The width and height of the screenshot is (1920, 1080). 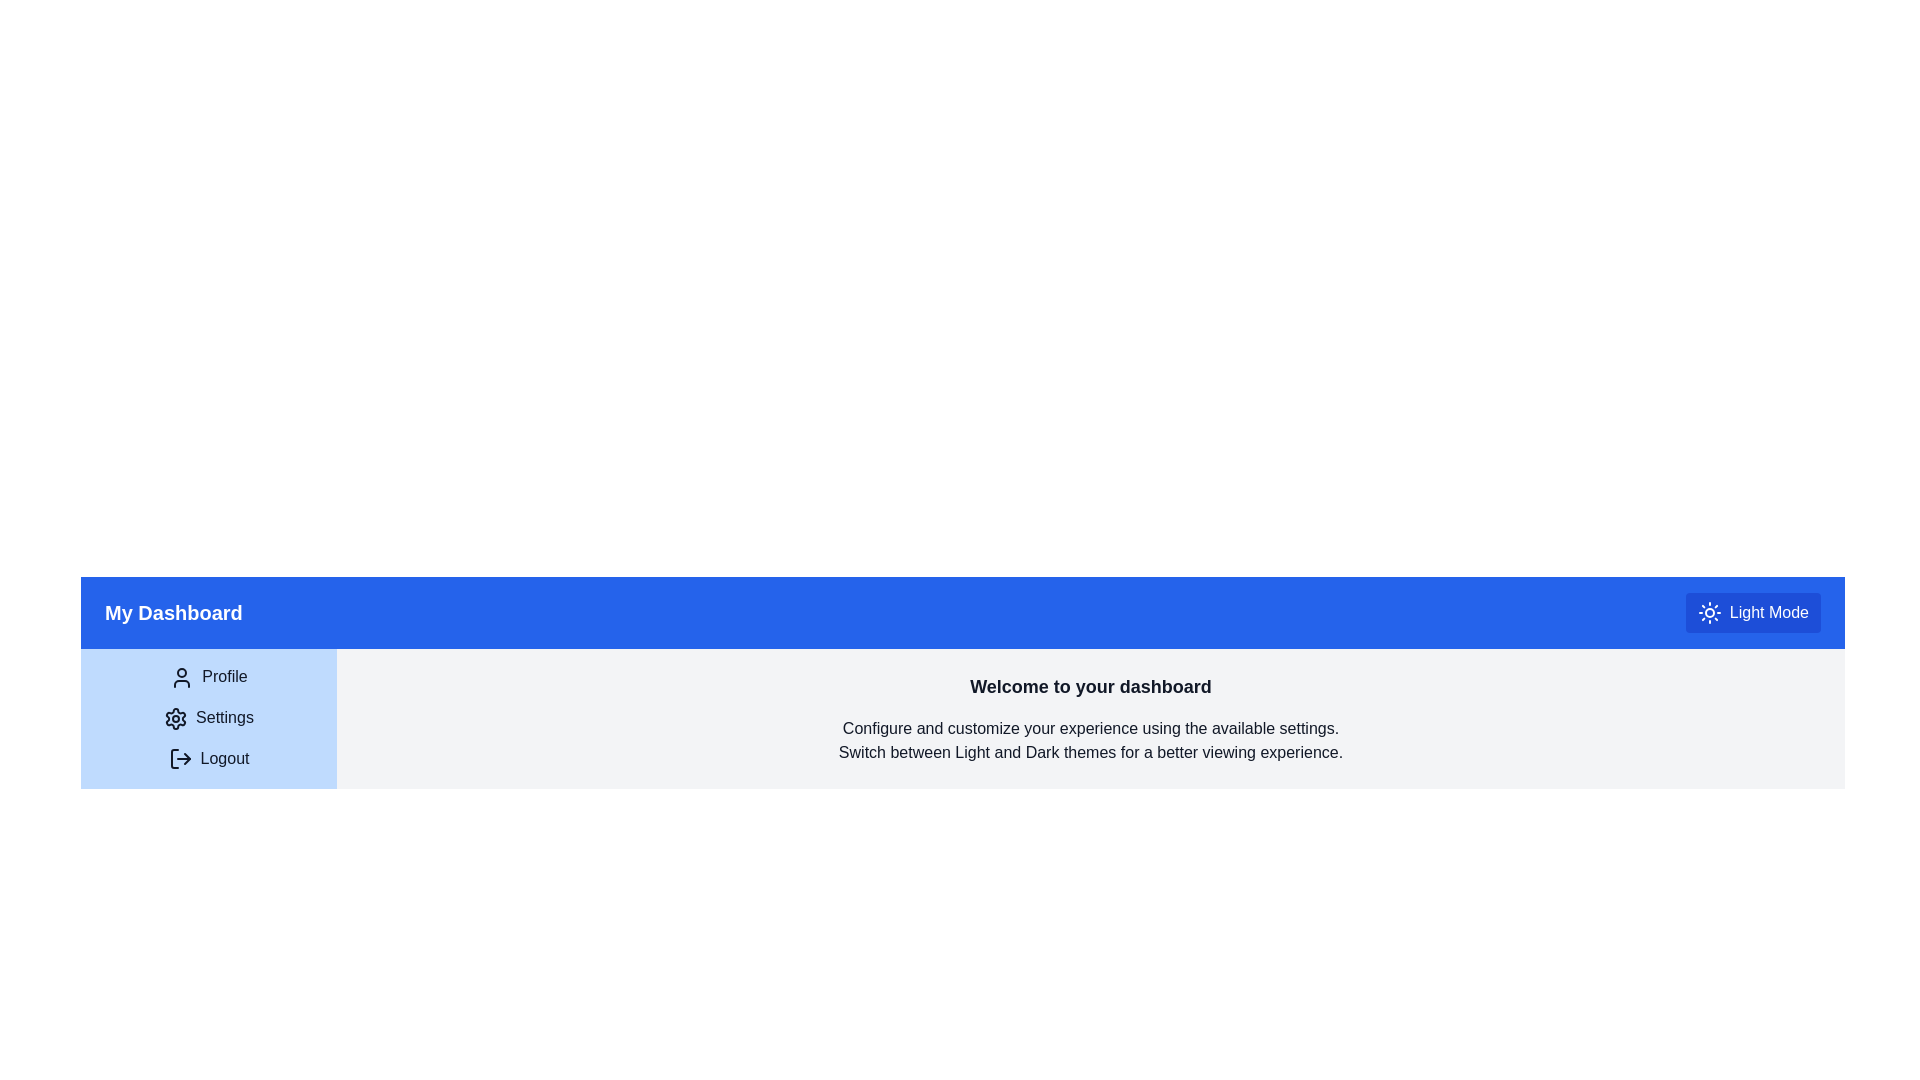 I want to click on the welcome message text label that serves as an introduction within the dashboard interface, so click(x=1089, y=685).